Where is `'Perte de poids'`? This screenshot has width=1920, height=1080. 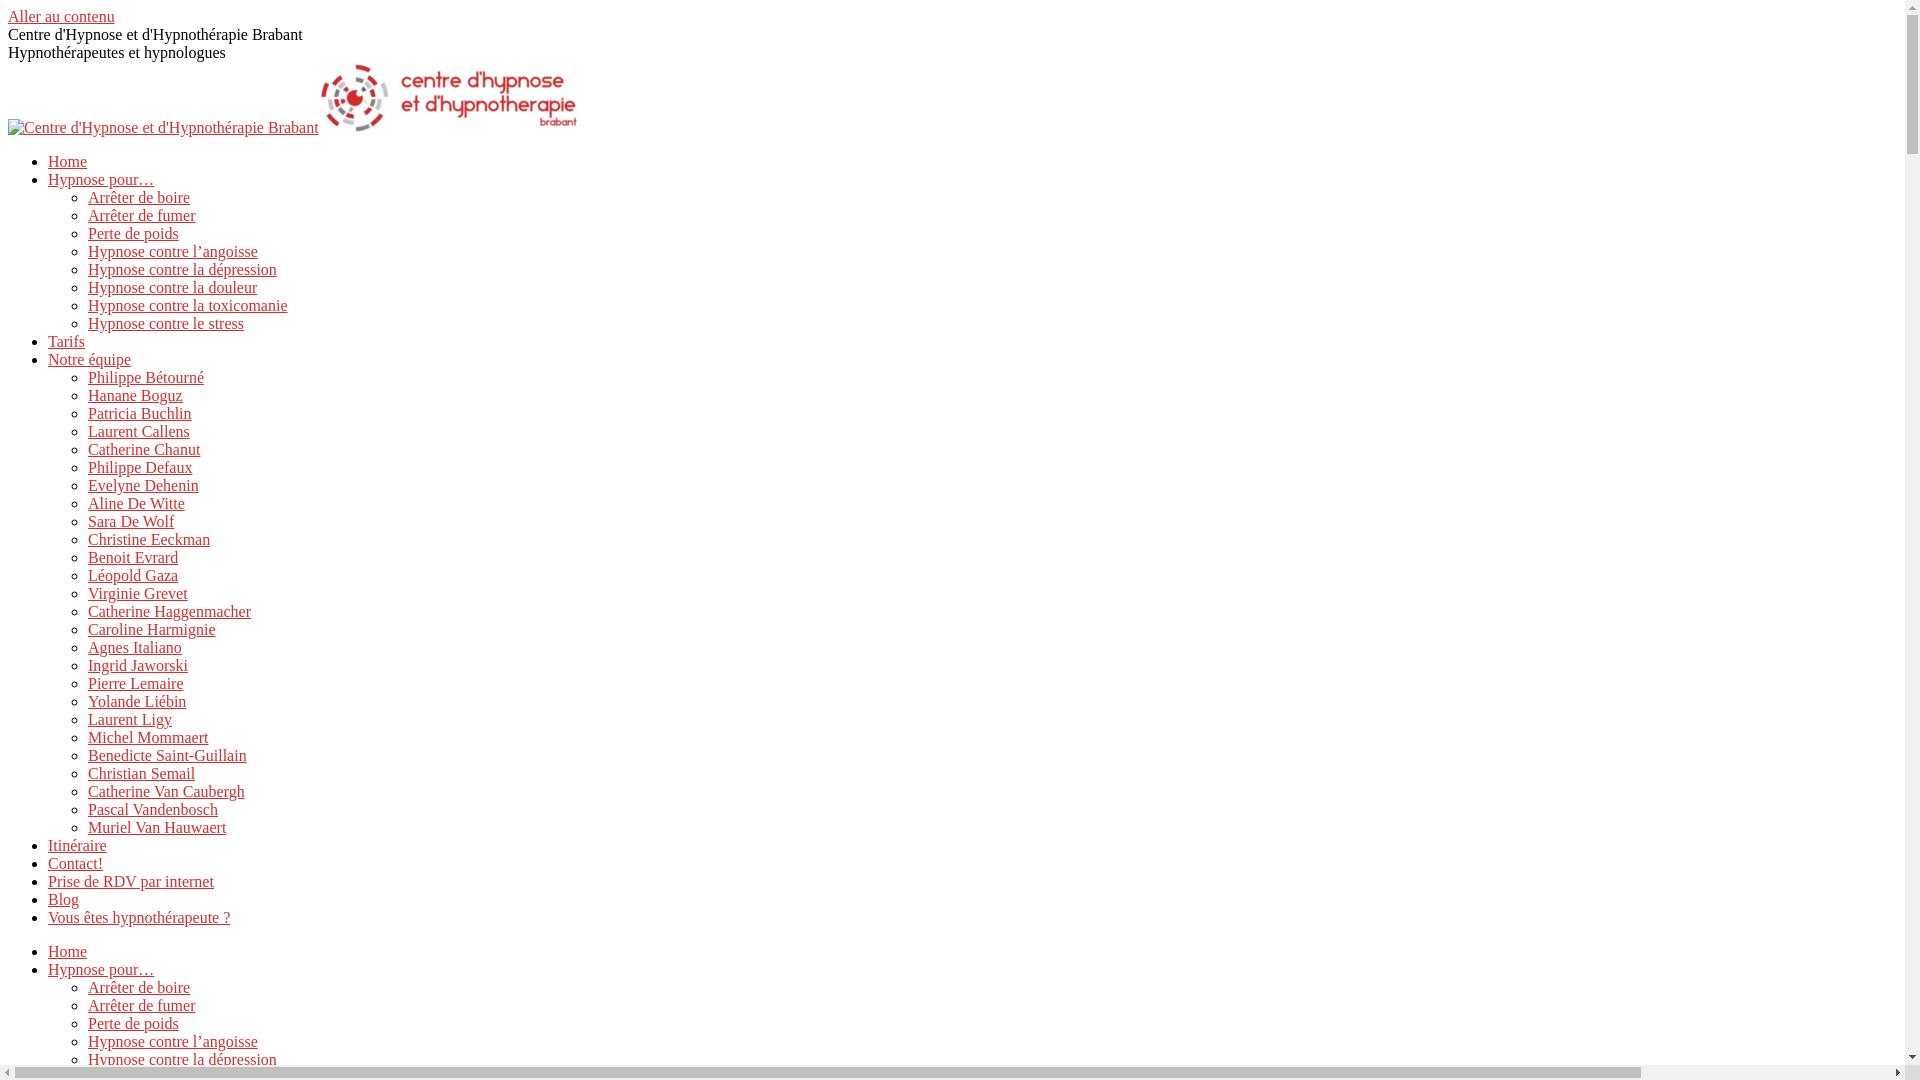 'Perte de poids' is located at coordinates (132, 1023).